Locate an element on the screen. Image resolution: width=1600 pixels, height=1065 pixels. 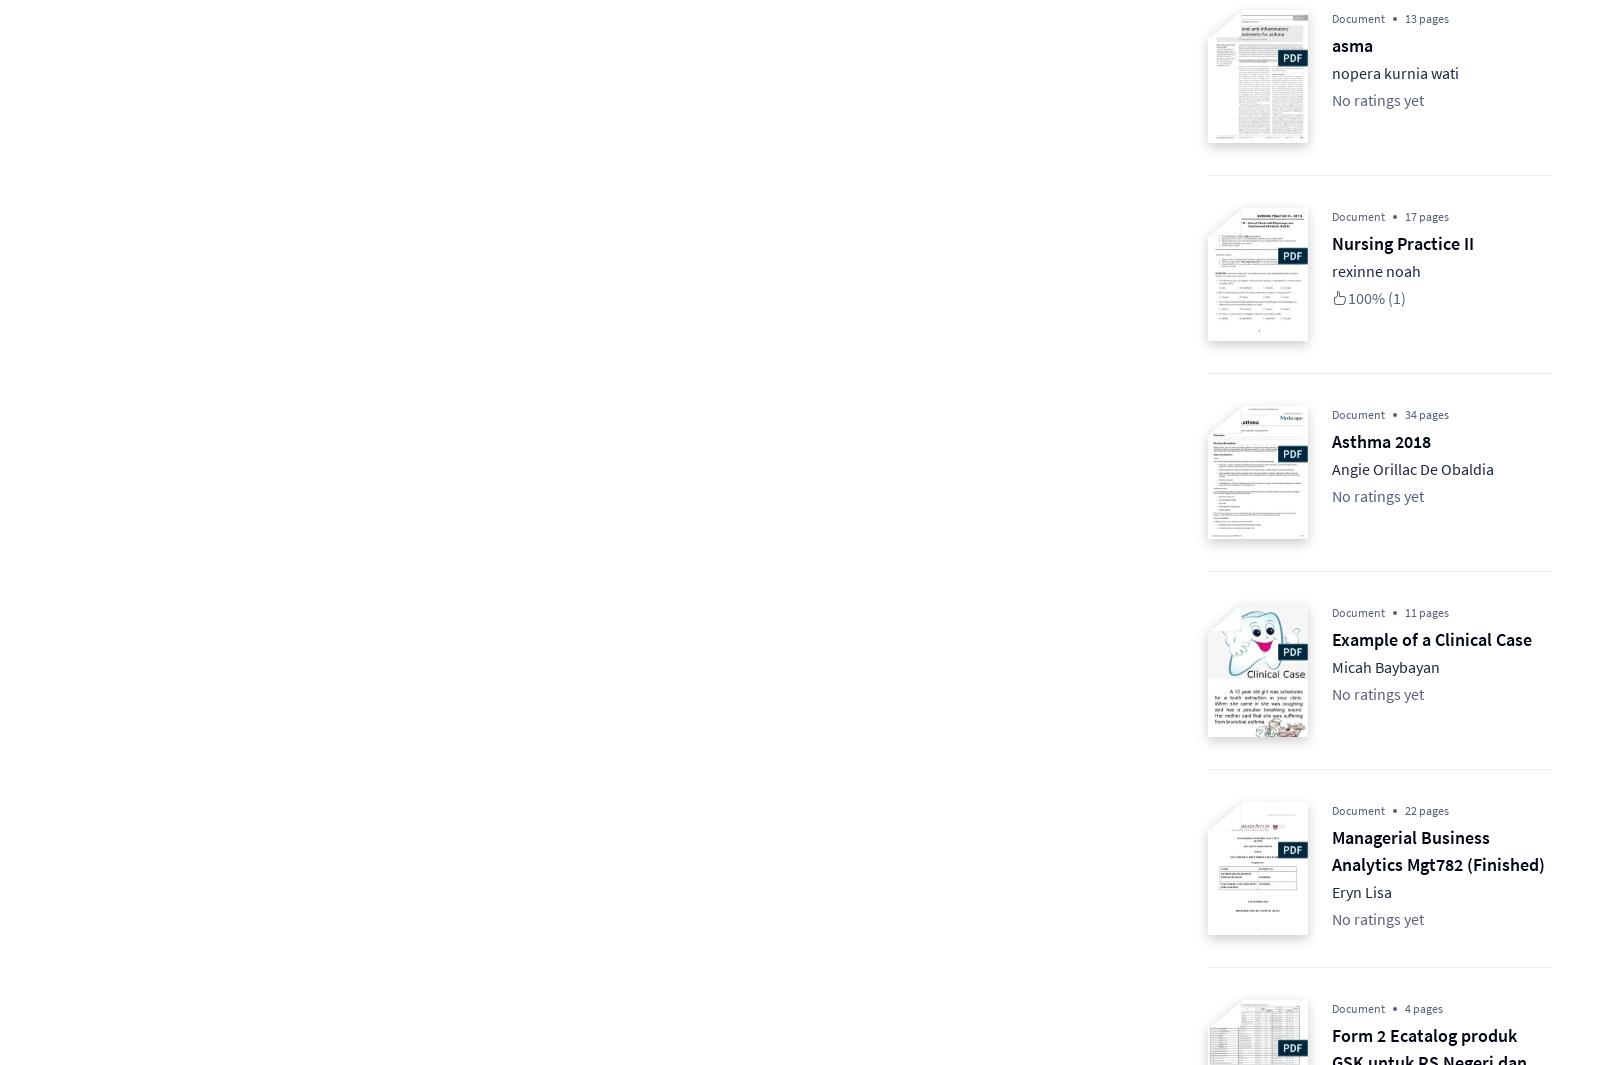
'Asthma 2018' is located at coordinates (1380, 440).